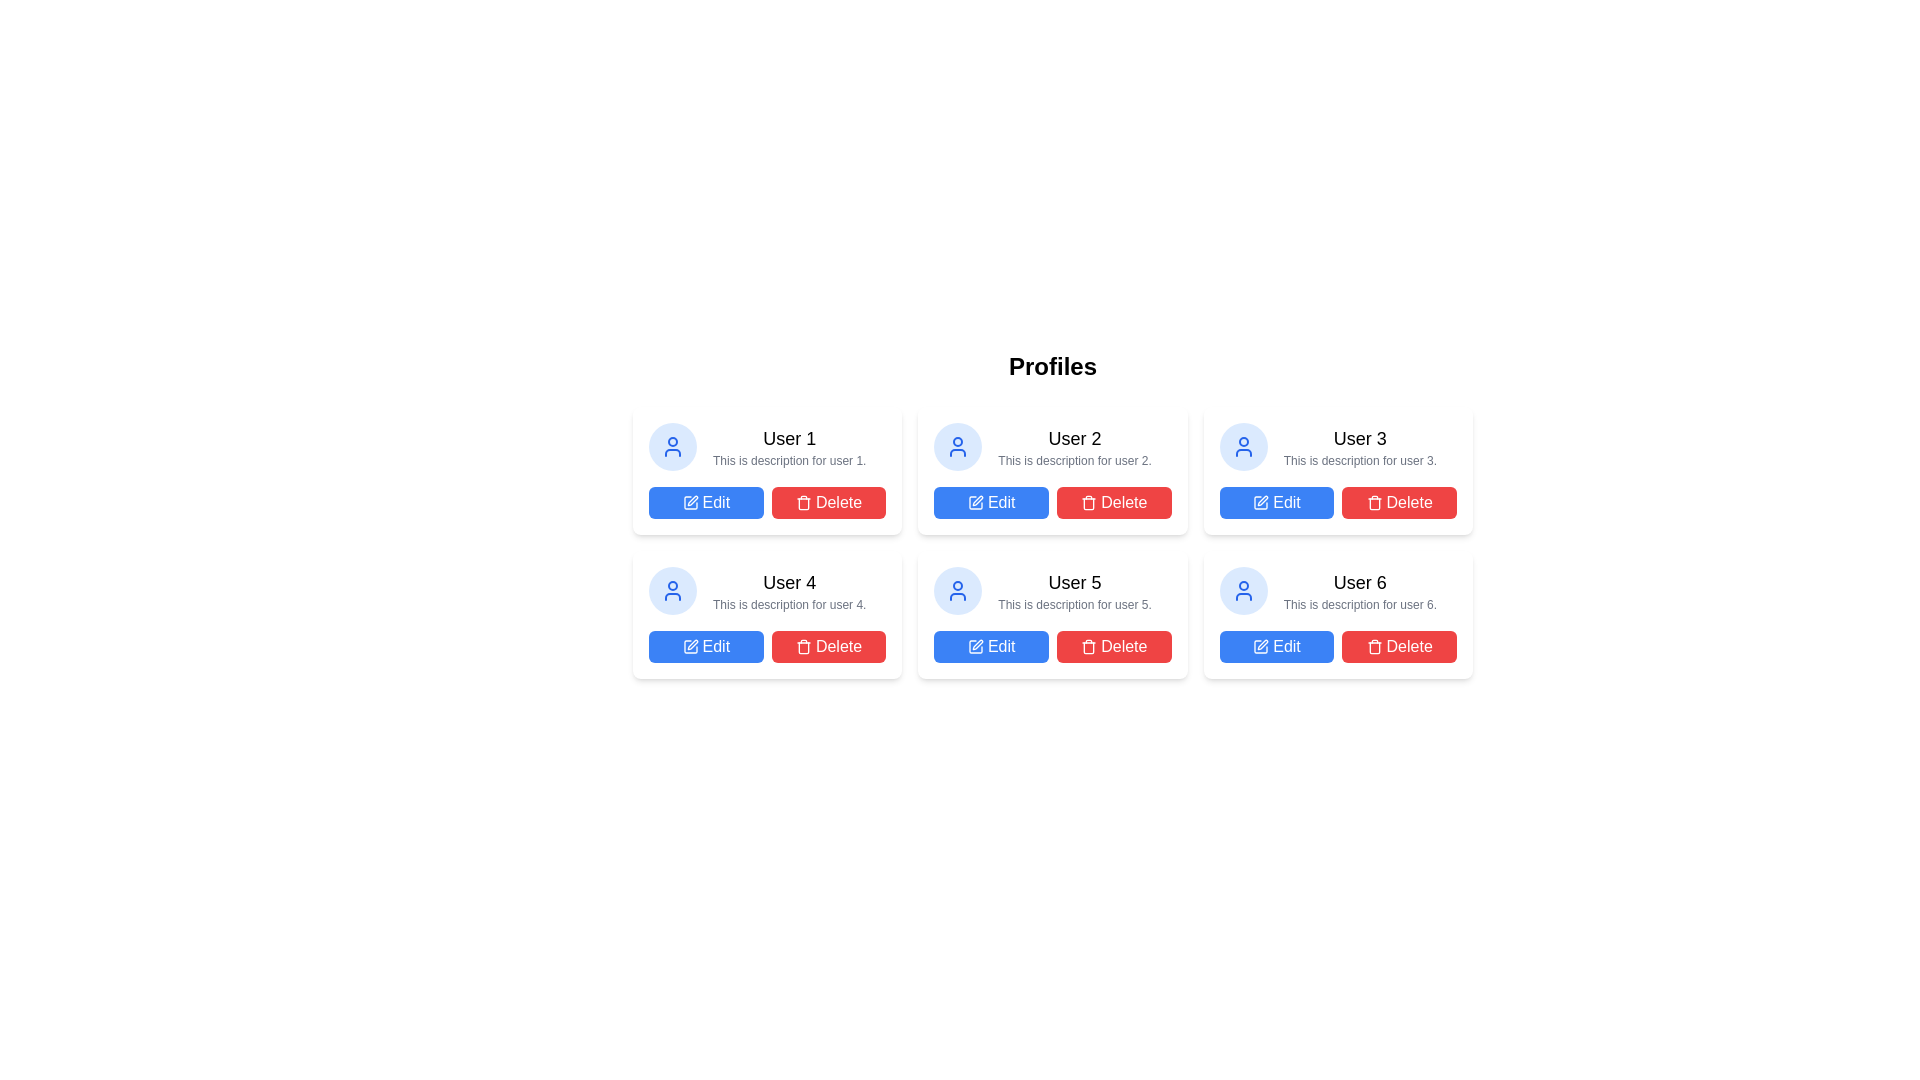 Image resolution: width=1920 pixels, height=1080 pixels. Describe the element at coordinates (977, 500) in the screenshot. I see `the pen icon embedded within the 'Edit' button located beneath the 'User 2' profile card to indicate that clicking it will allow modifications to the user's details` at that location.